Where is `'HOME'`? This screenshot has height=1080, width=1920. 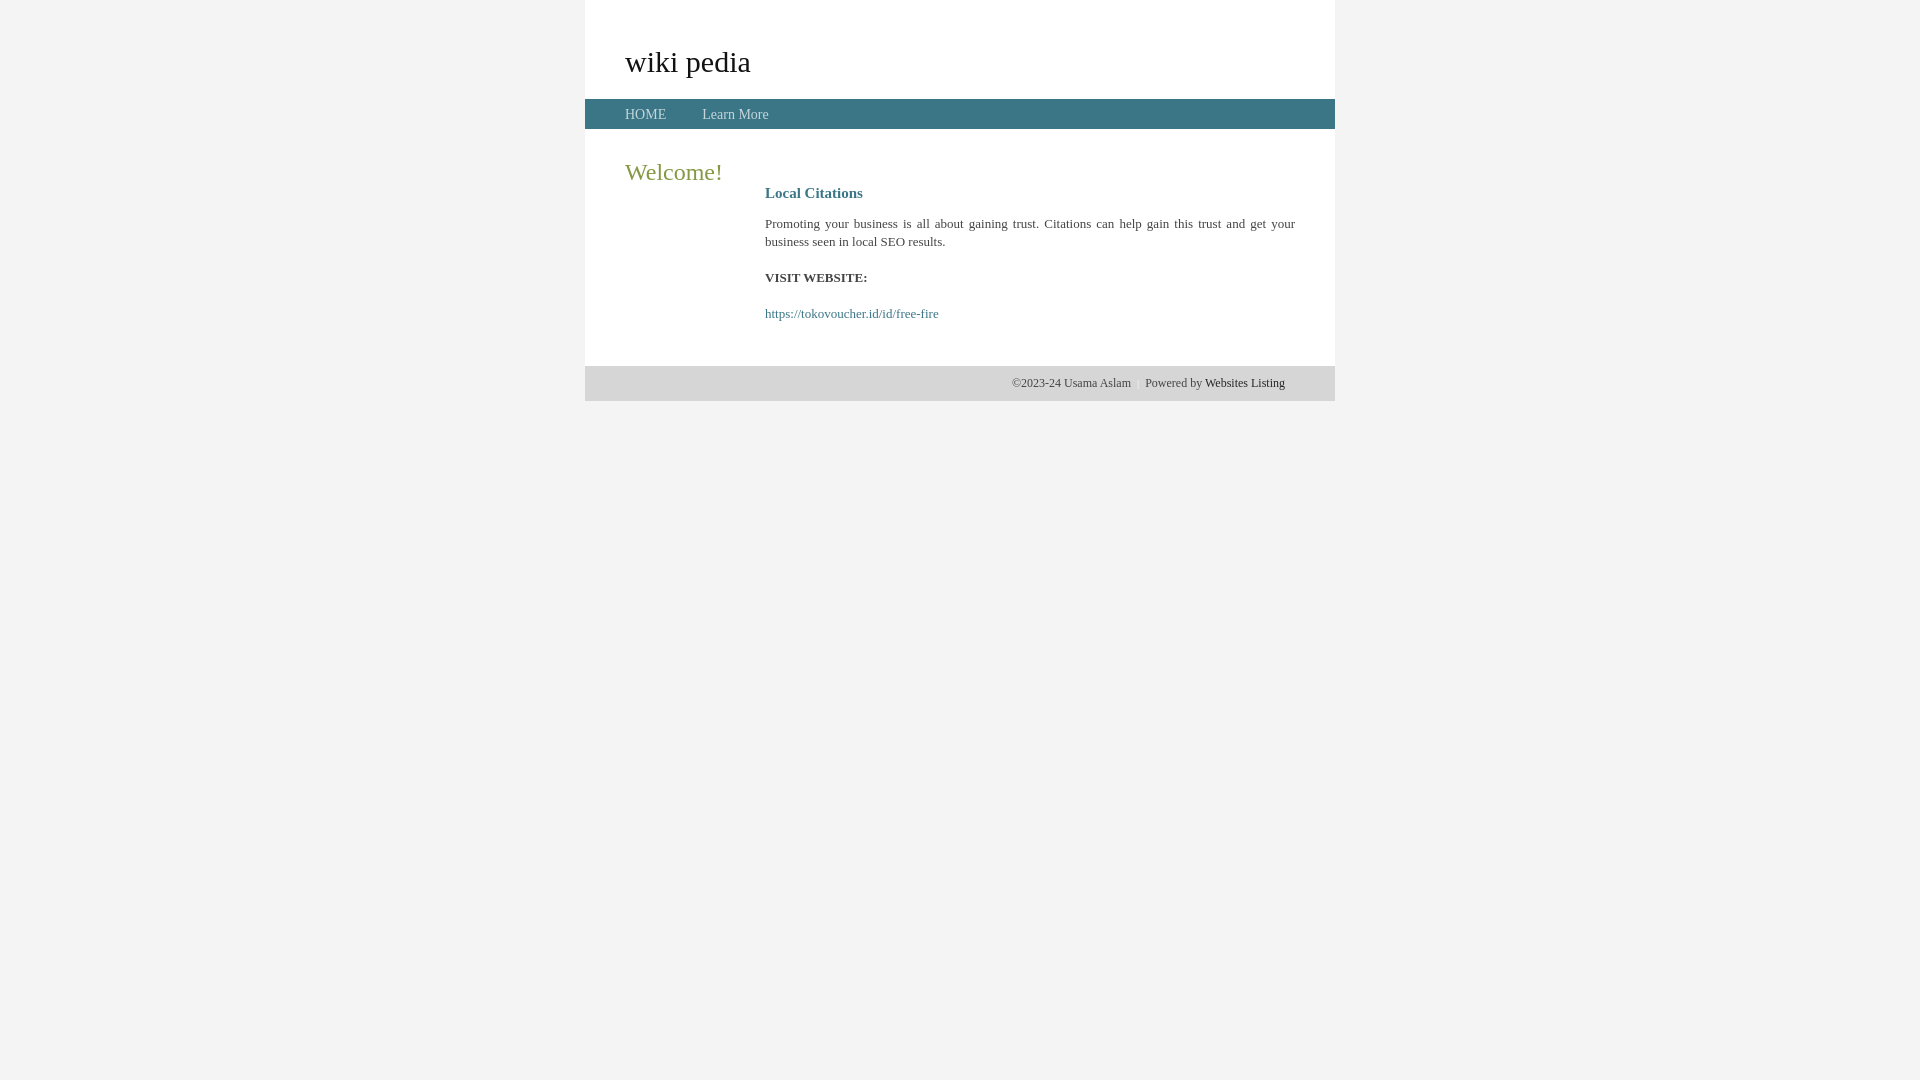
'HOME' is located at coordinates (645, 114).